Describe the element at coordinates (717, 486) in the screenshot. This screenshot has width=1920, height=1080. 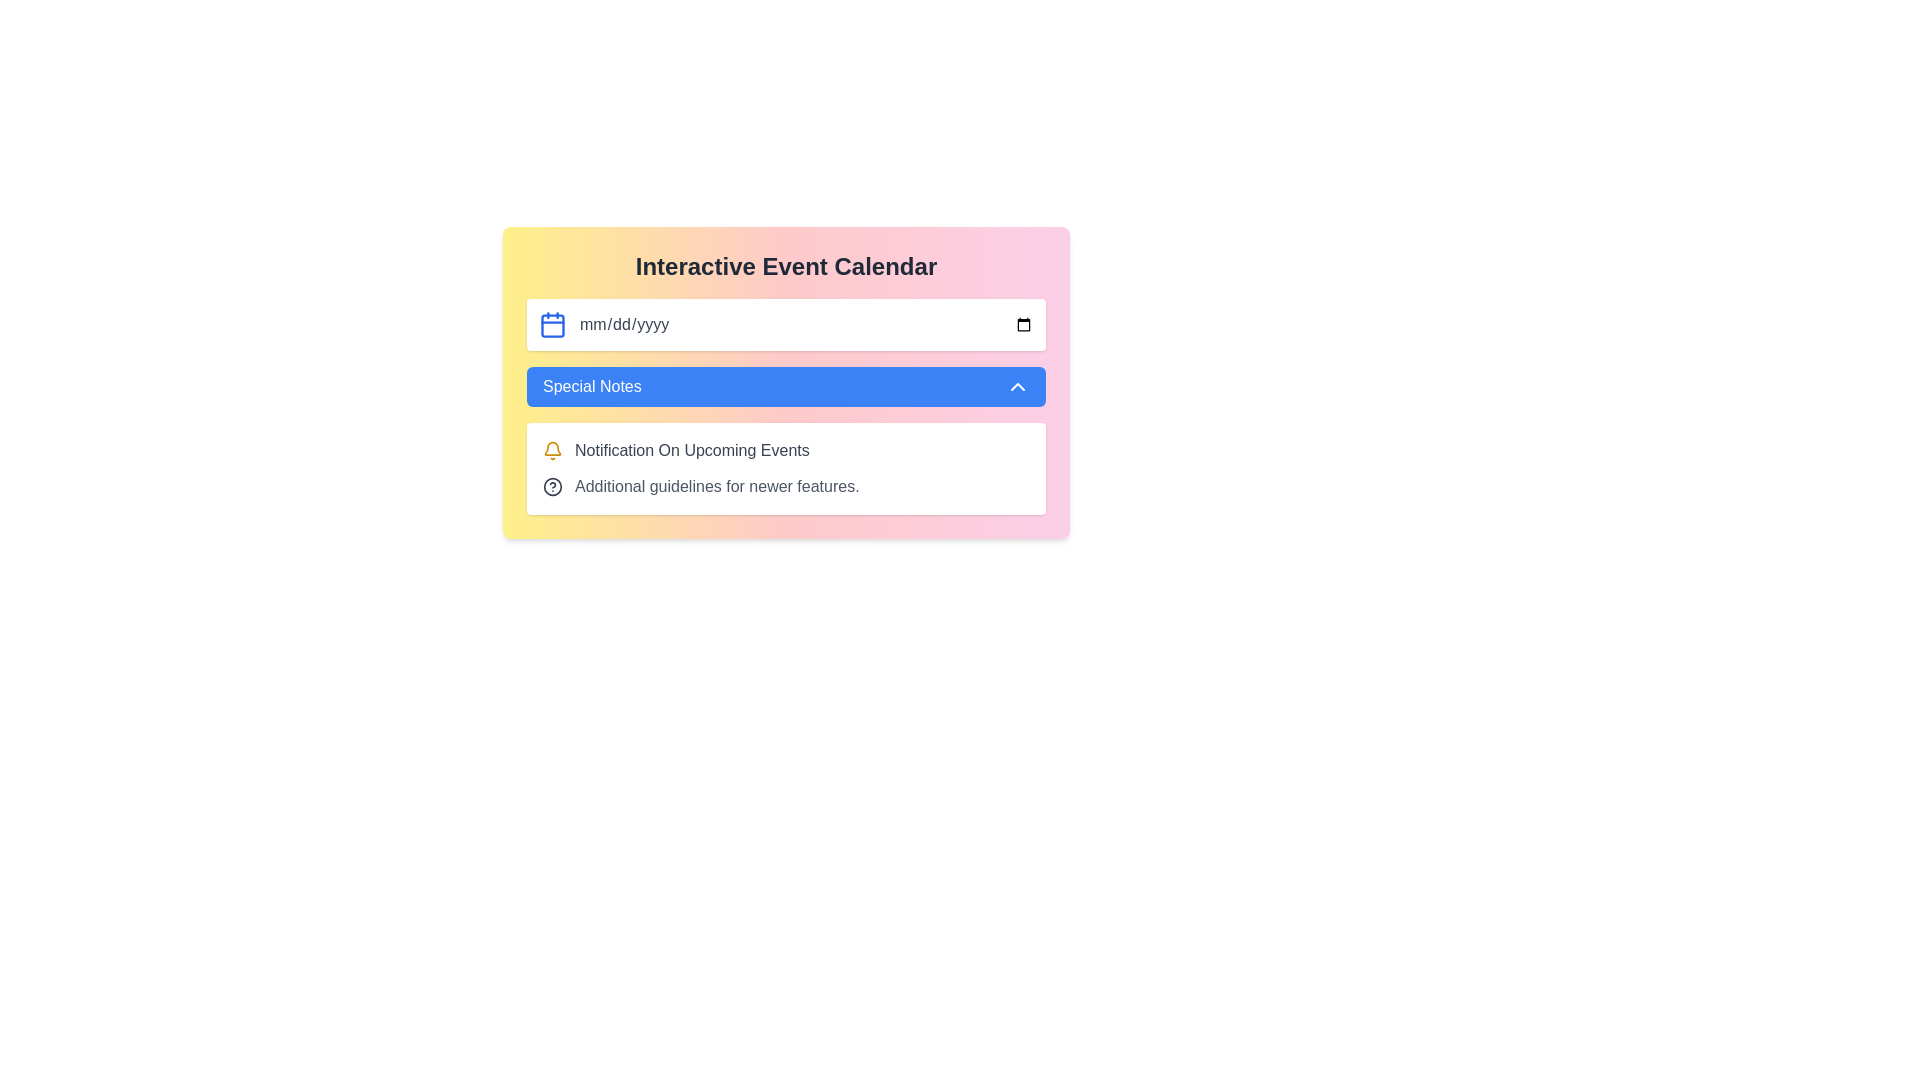
I see `the text label displaying 'Additional guidelines for newer features.' located below the 'Special Notes' toggle in the 'Interactive Event Calendar' card` at that location.